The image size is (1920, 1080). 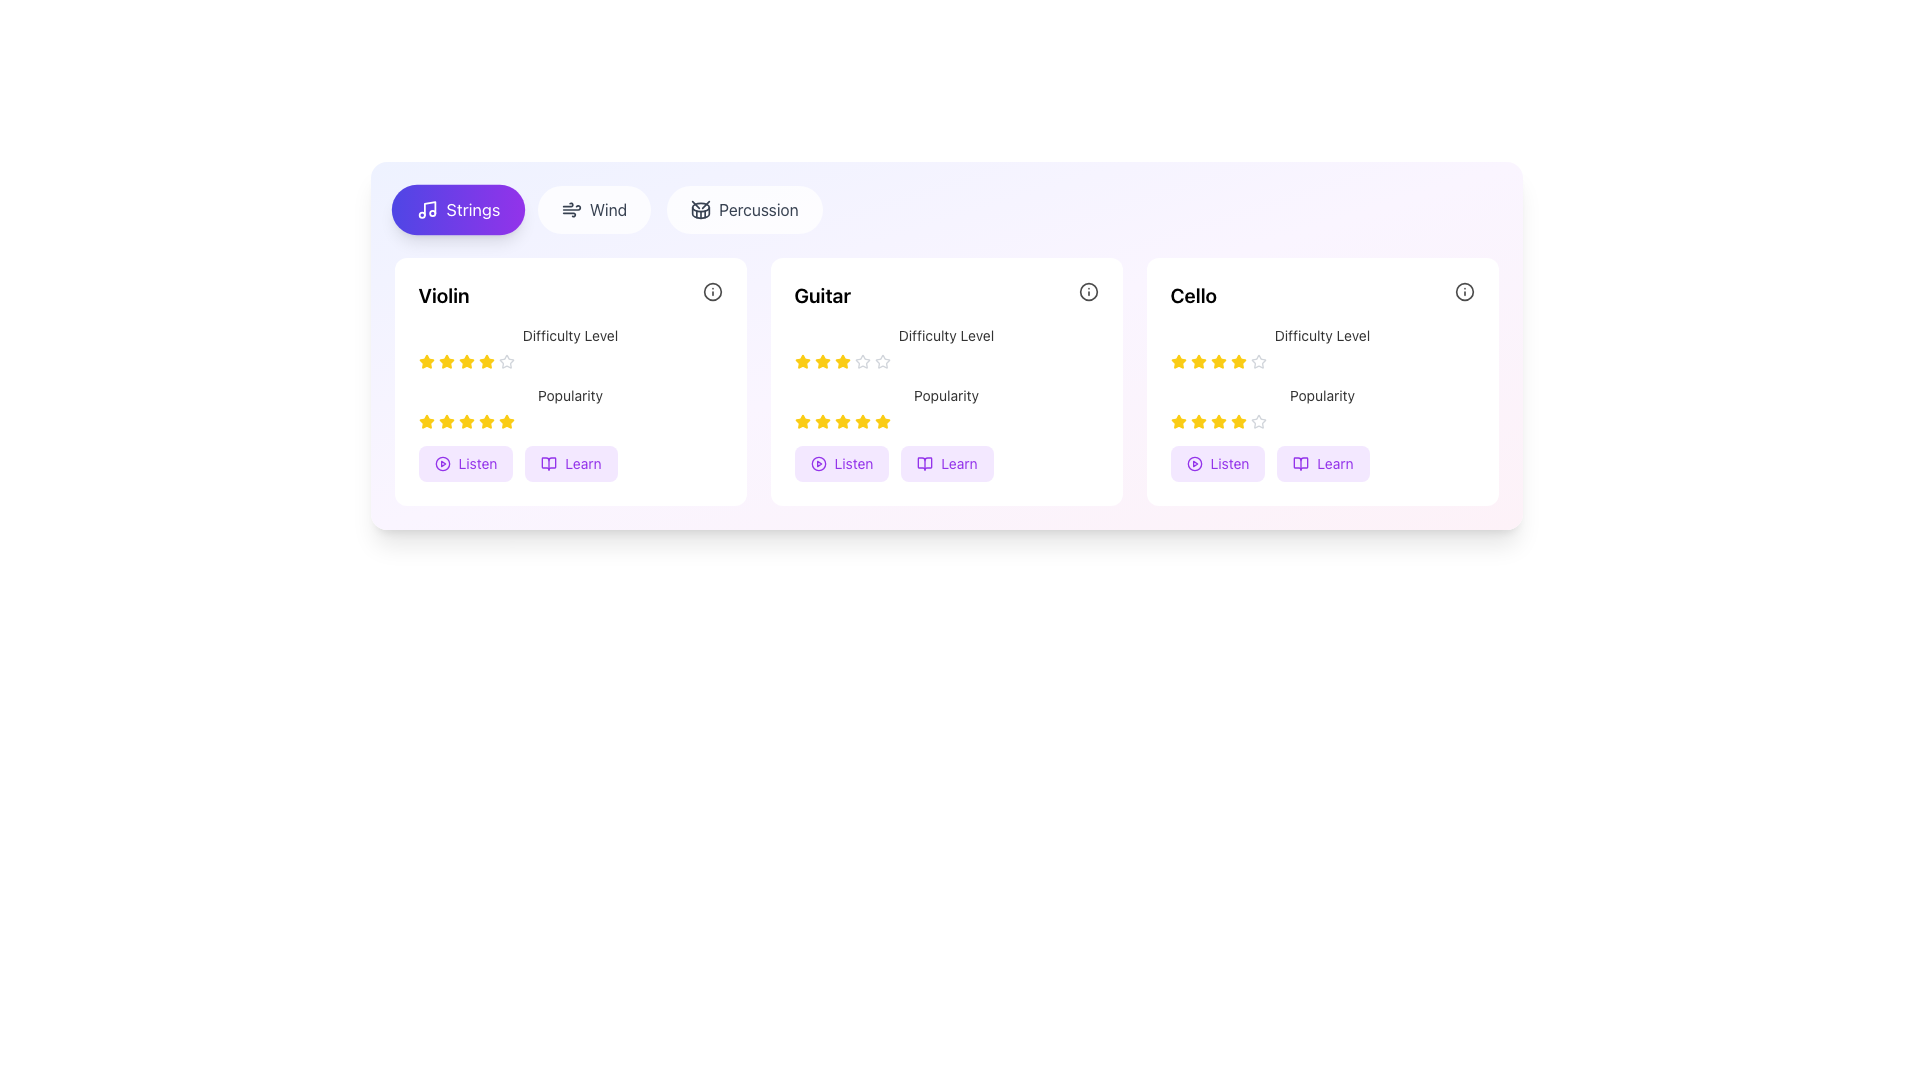 I want to click on the sixth Rating Star Icon in the popularity ratings section of the 'Violin' card to interact with its functionality, so click(x=486, y=420).